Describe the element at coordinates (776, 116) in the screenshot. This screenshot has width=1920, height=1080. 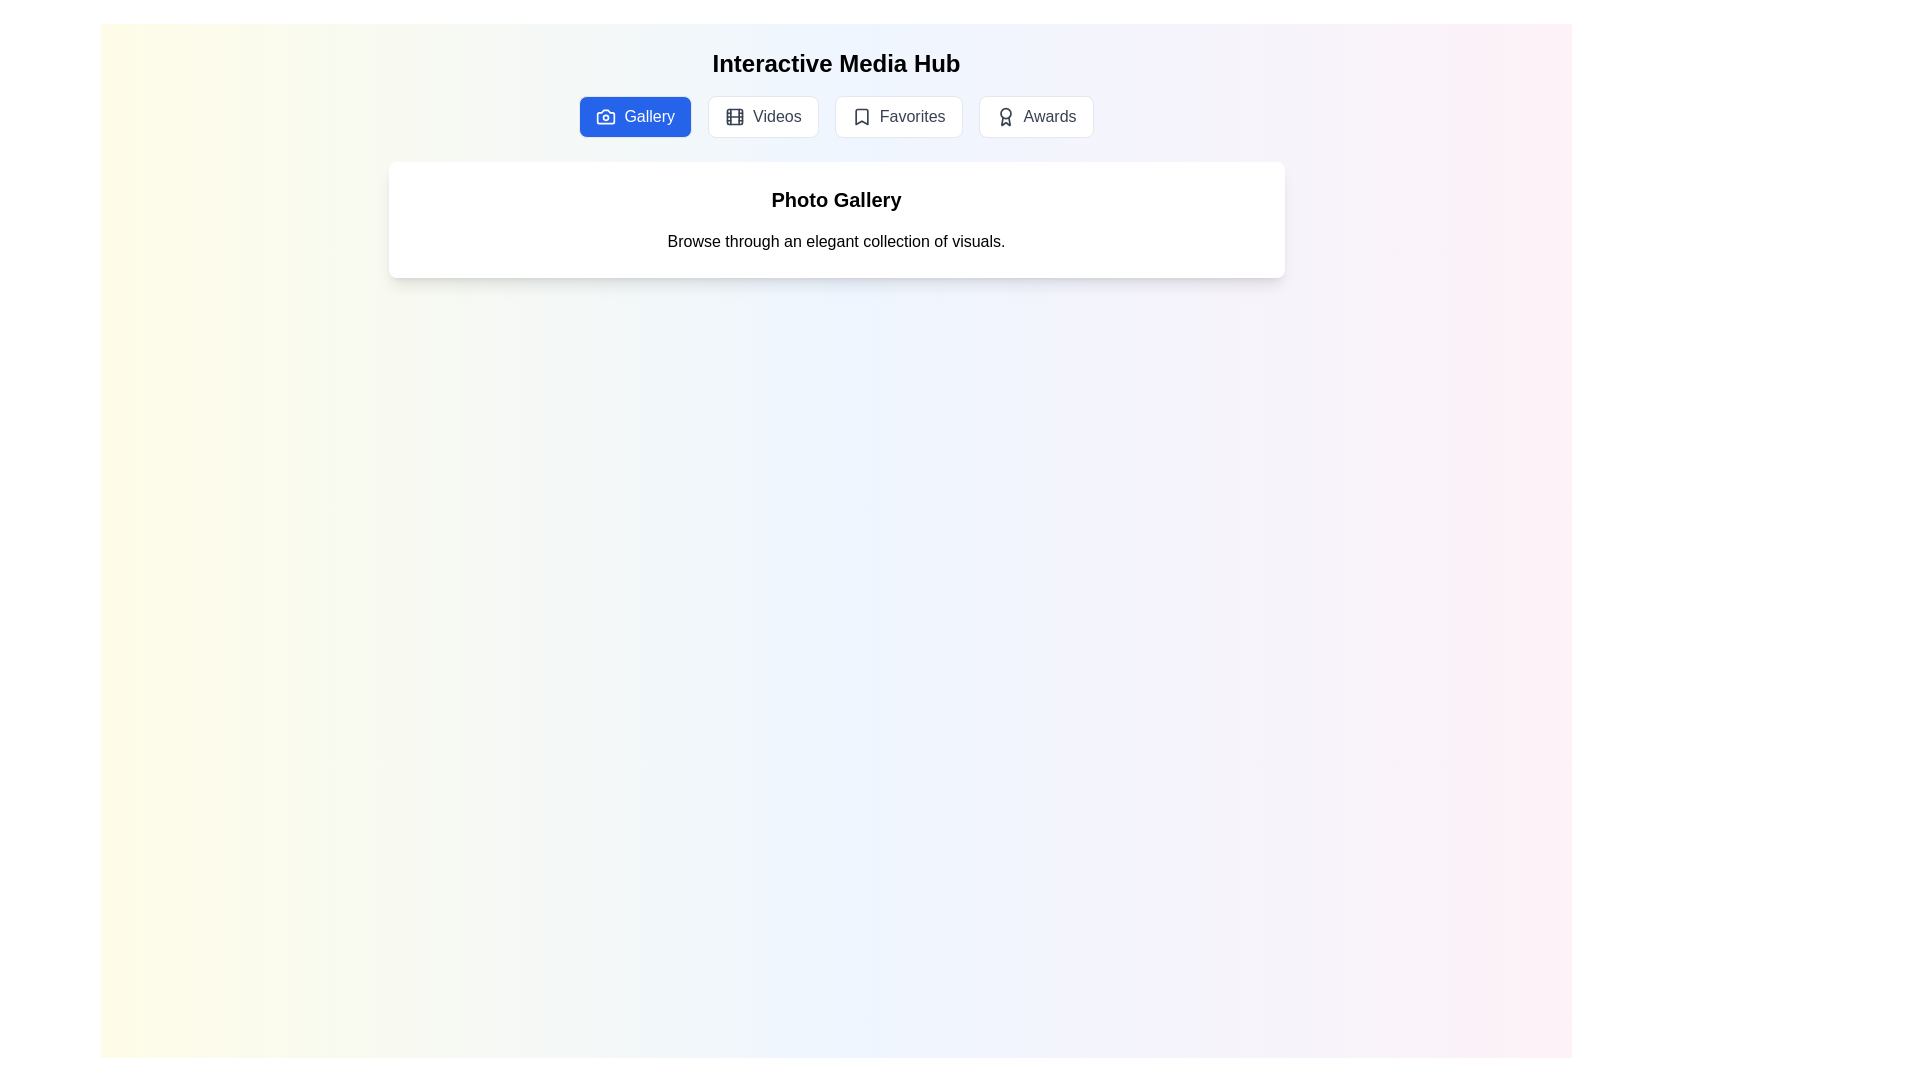
I see `the text element that serves as a button or navigation link for videos, located between the 'Gallery' and 'Favorites' buttons in the horizontal menu of the header` at that location.